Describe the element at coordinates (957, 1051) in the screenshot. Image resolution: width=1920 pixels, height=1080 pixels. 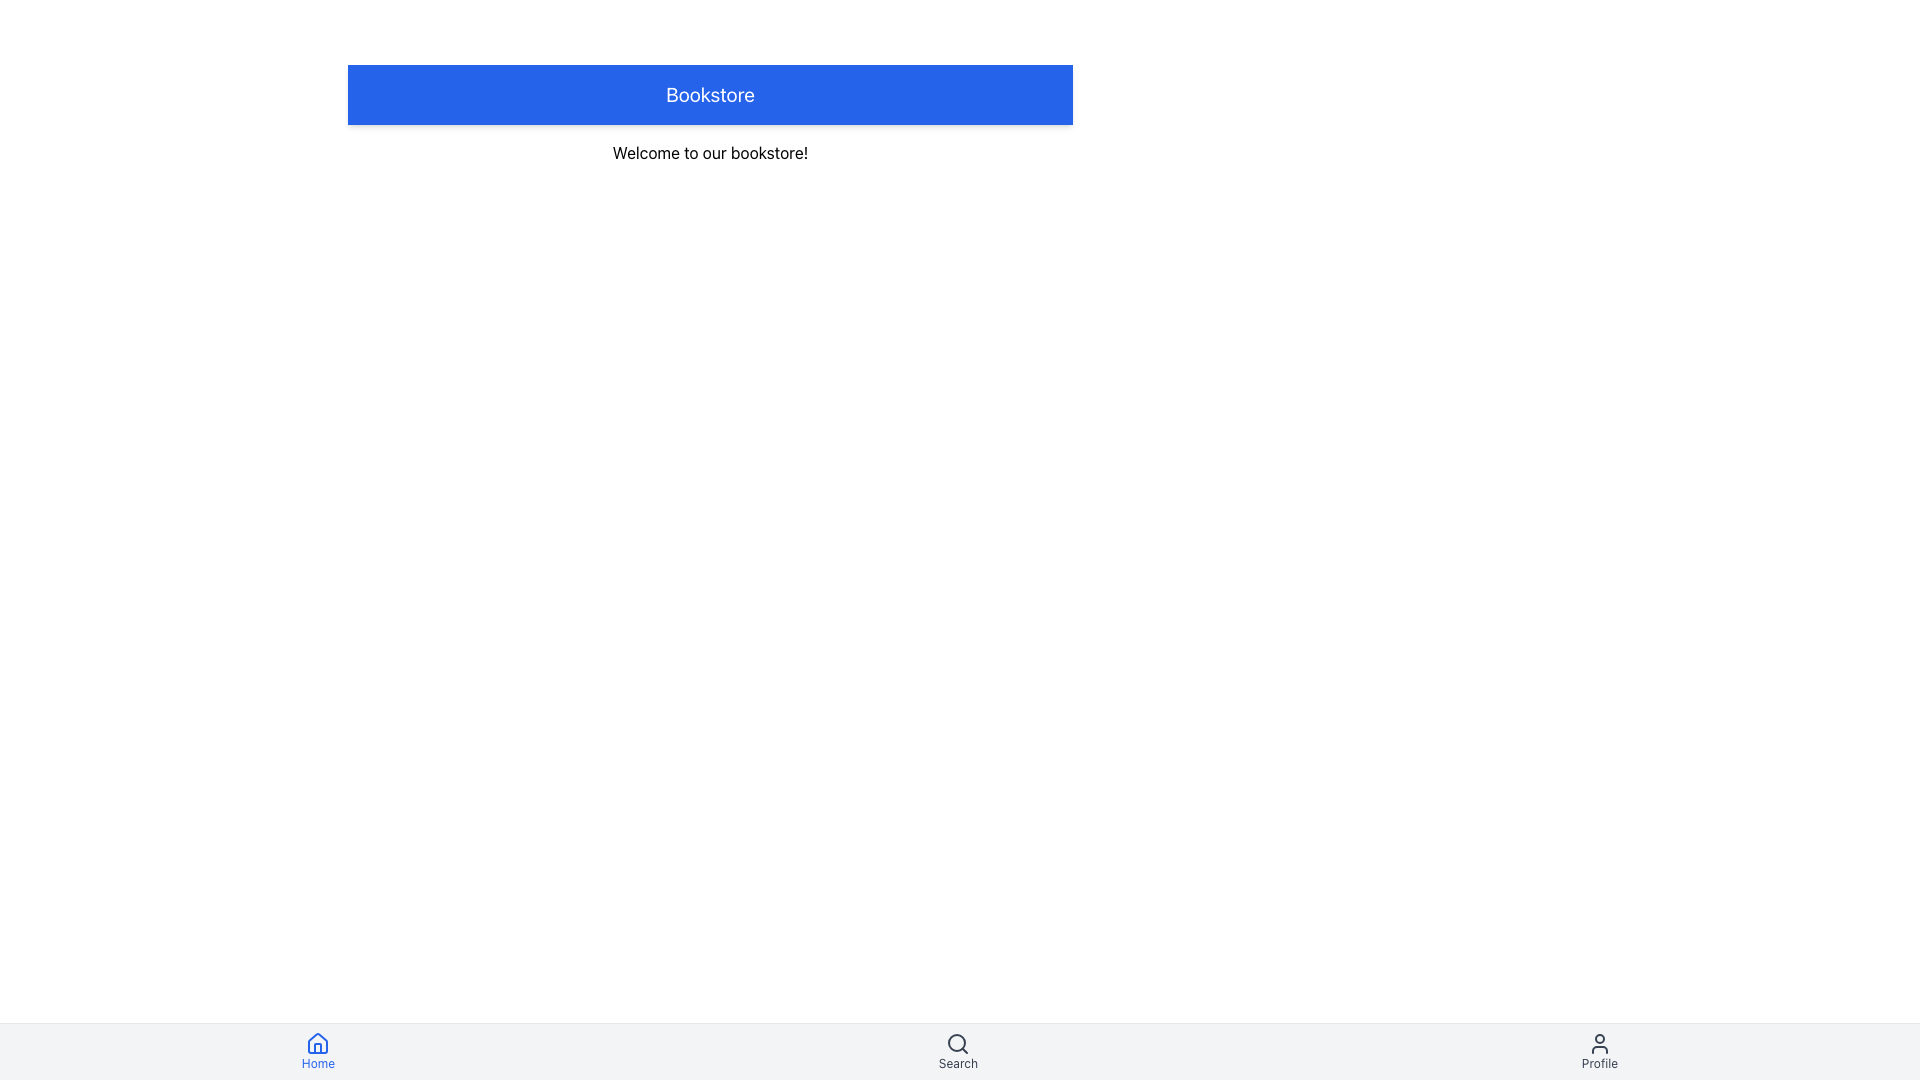
I see `the 'Search' button located in the middle of the bottom navigation bar` at that location.